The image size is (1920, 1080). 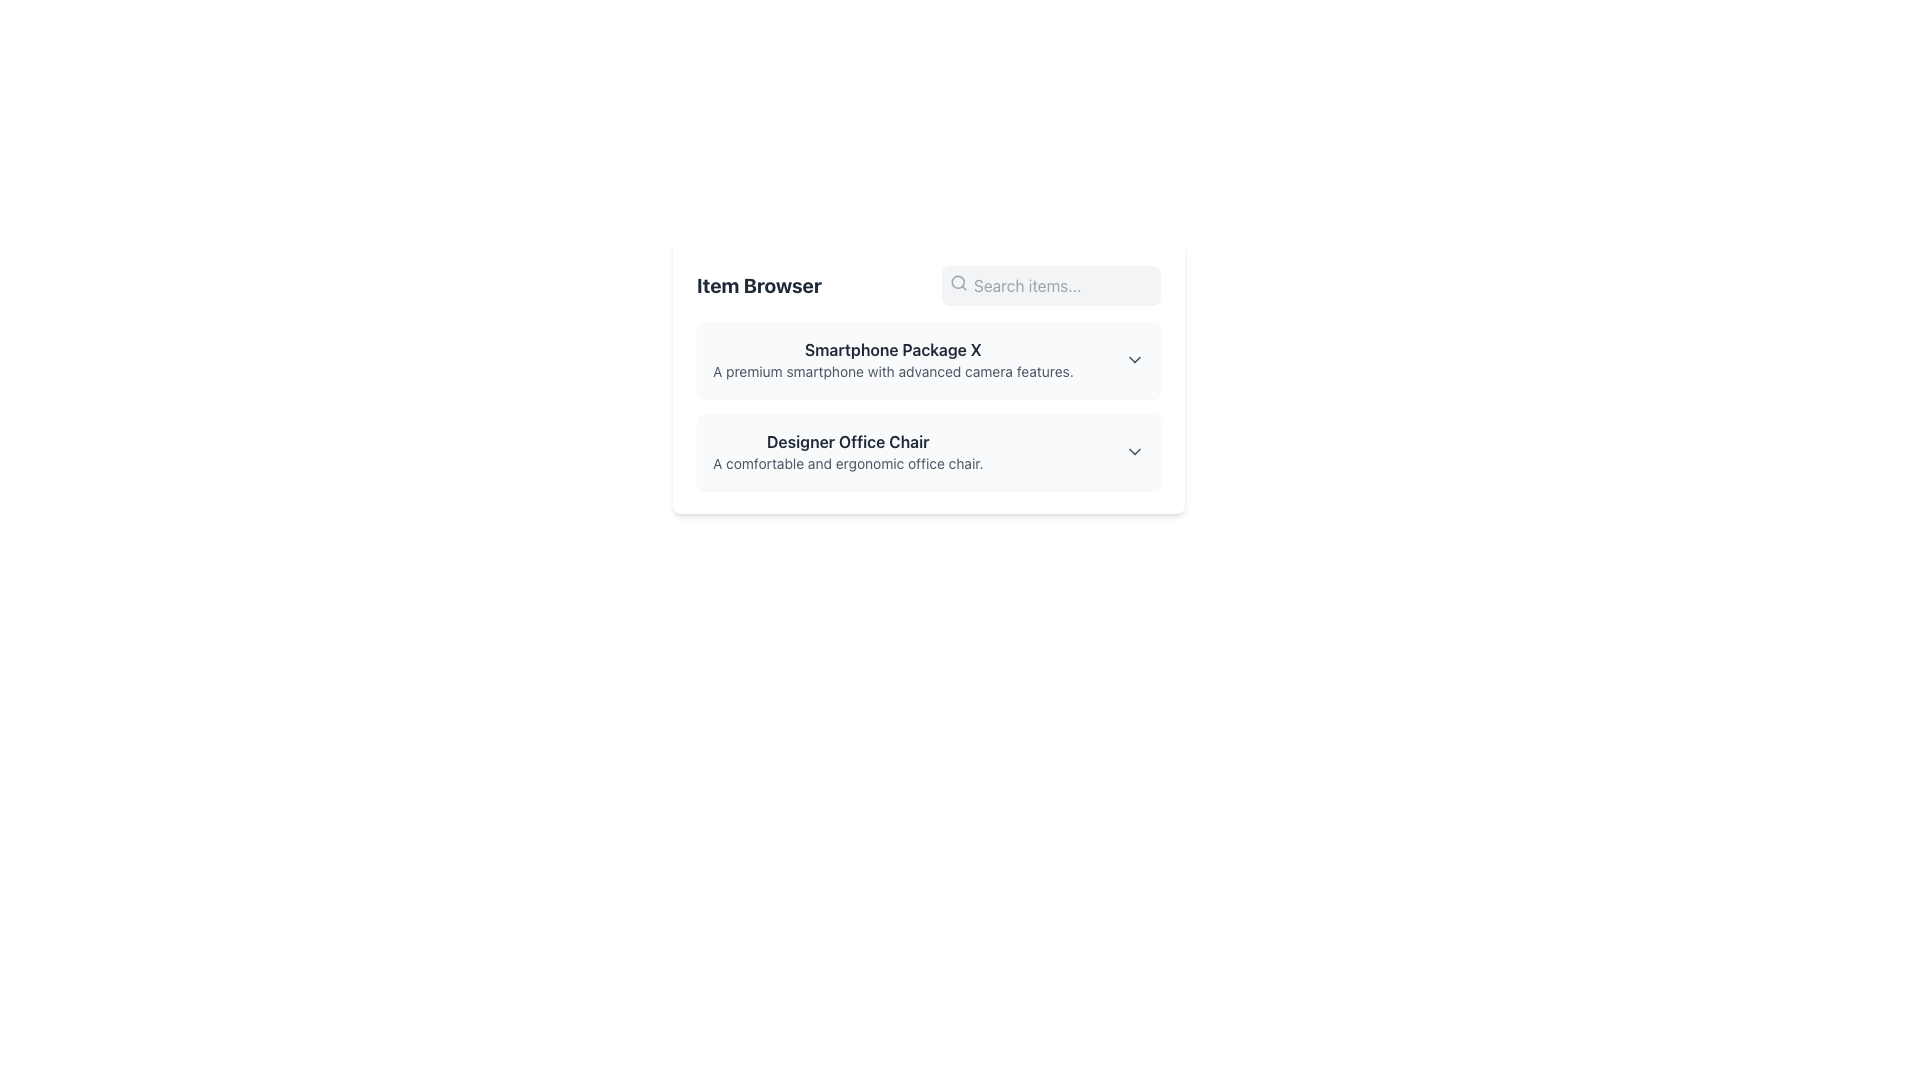 I want to click on title and description of the 'Designer Office Chair' text block, which is the second item in the vertical list under the header 'Item Browser', positioned below 'Smartphone Package X', so click(x=848, y=451).